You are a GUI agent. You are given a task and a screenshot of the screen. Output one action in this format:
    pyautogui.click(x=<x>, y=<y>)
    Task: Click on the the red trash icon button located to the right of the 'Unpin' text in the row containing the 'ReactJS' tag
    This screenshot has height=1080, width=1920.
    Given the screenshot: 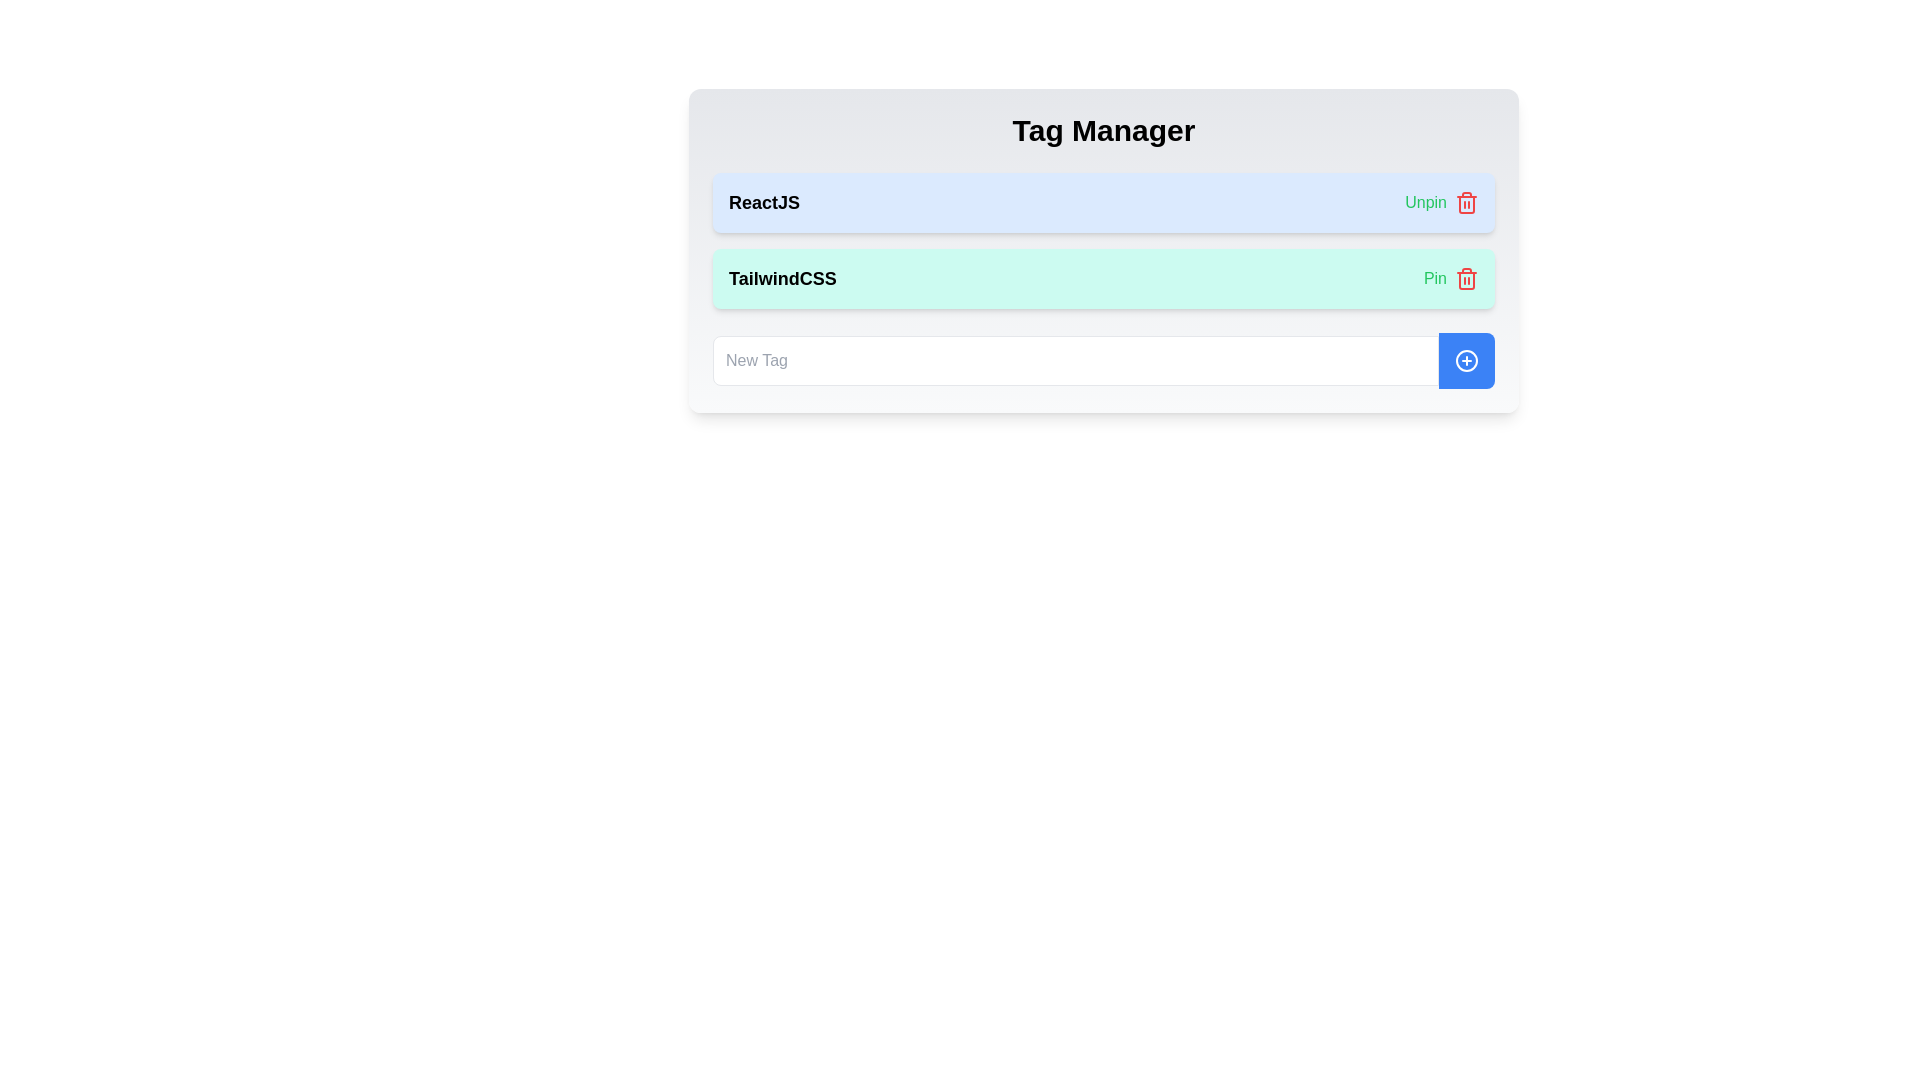 What is the action you would take?
    pyautogui.click(x=1467, y=203)
    